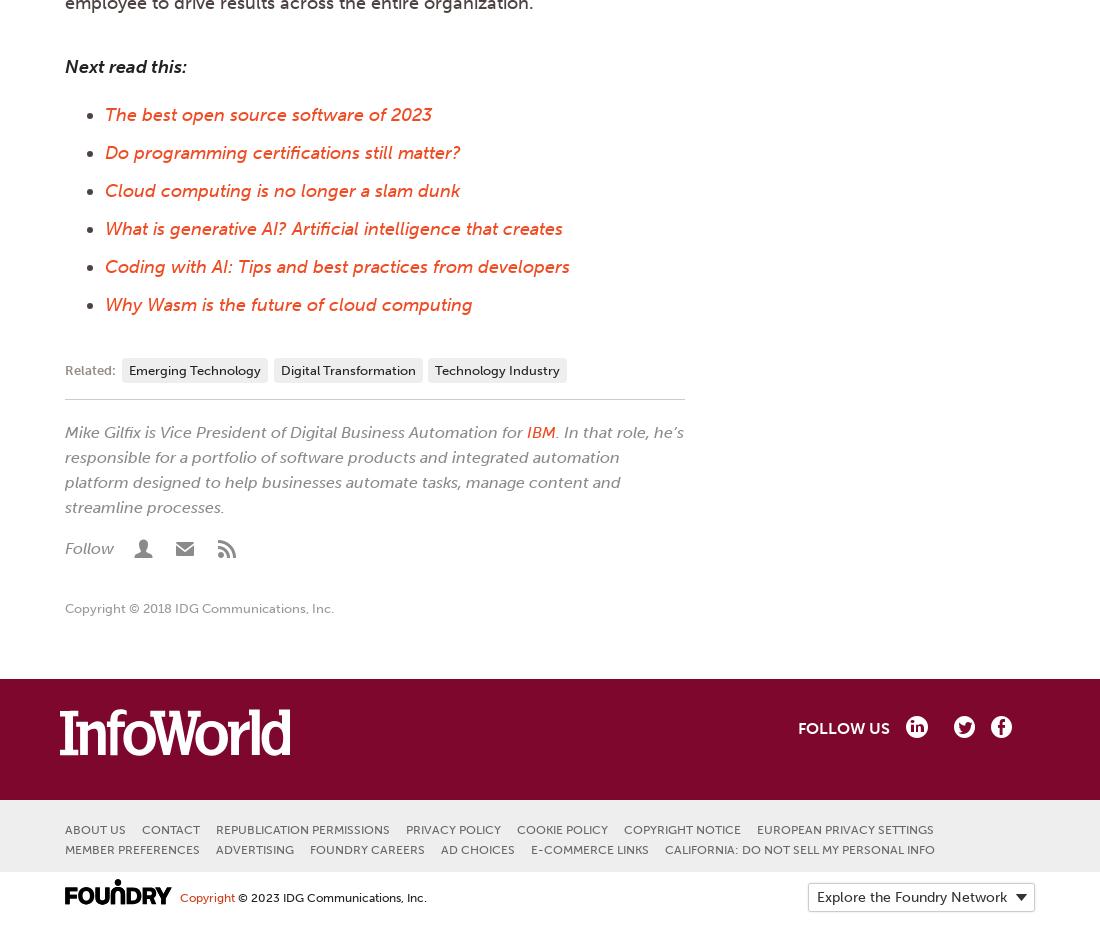  I want to click on 'Copyright', so click(178, 897).